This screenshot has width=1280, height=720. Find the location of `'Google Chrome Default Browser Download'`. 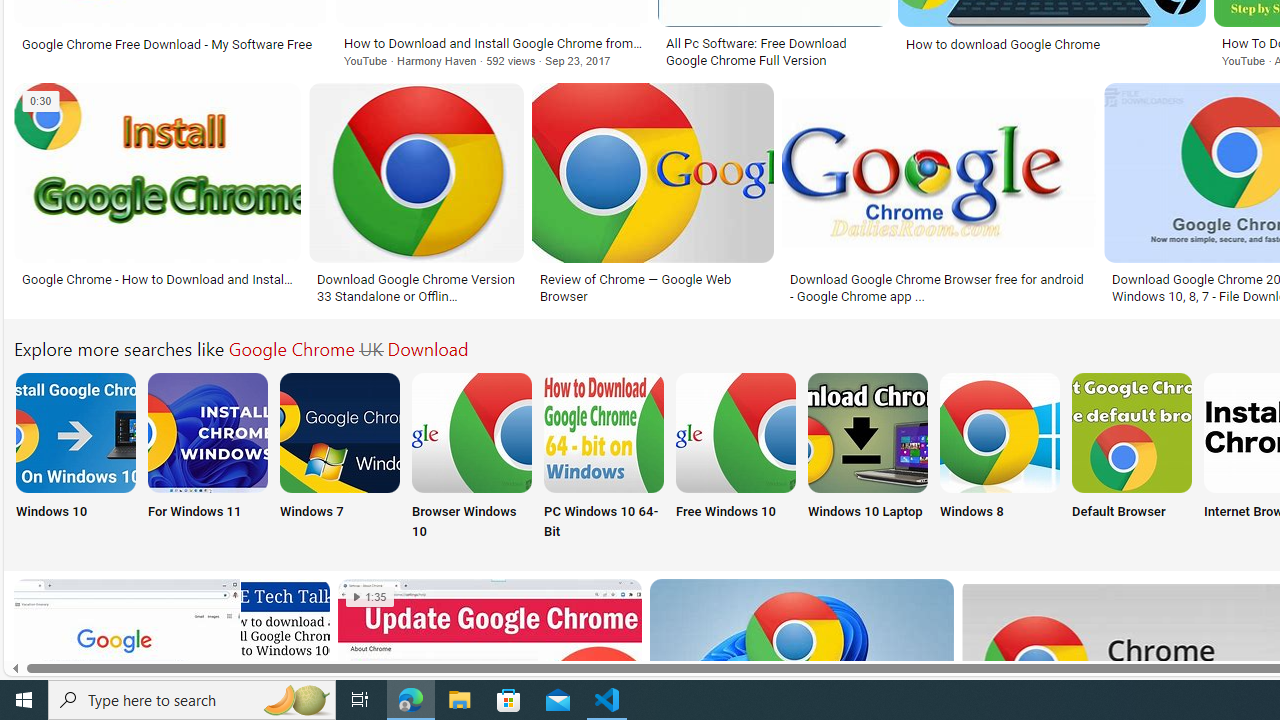

'Google Chrome Default Browser Download' is located at coordinates (1132, 431).